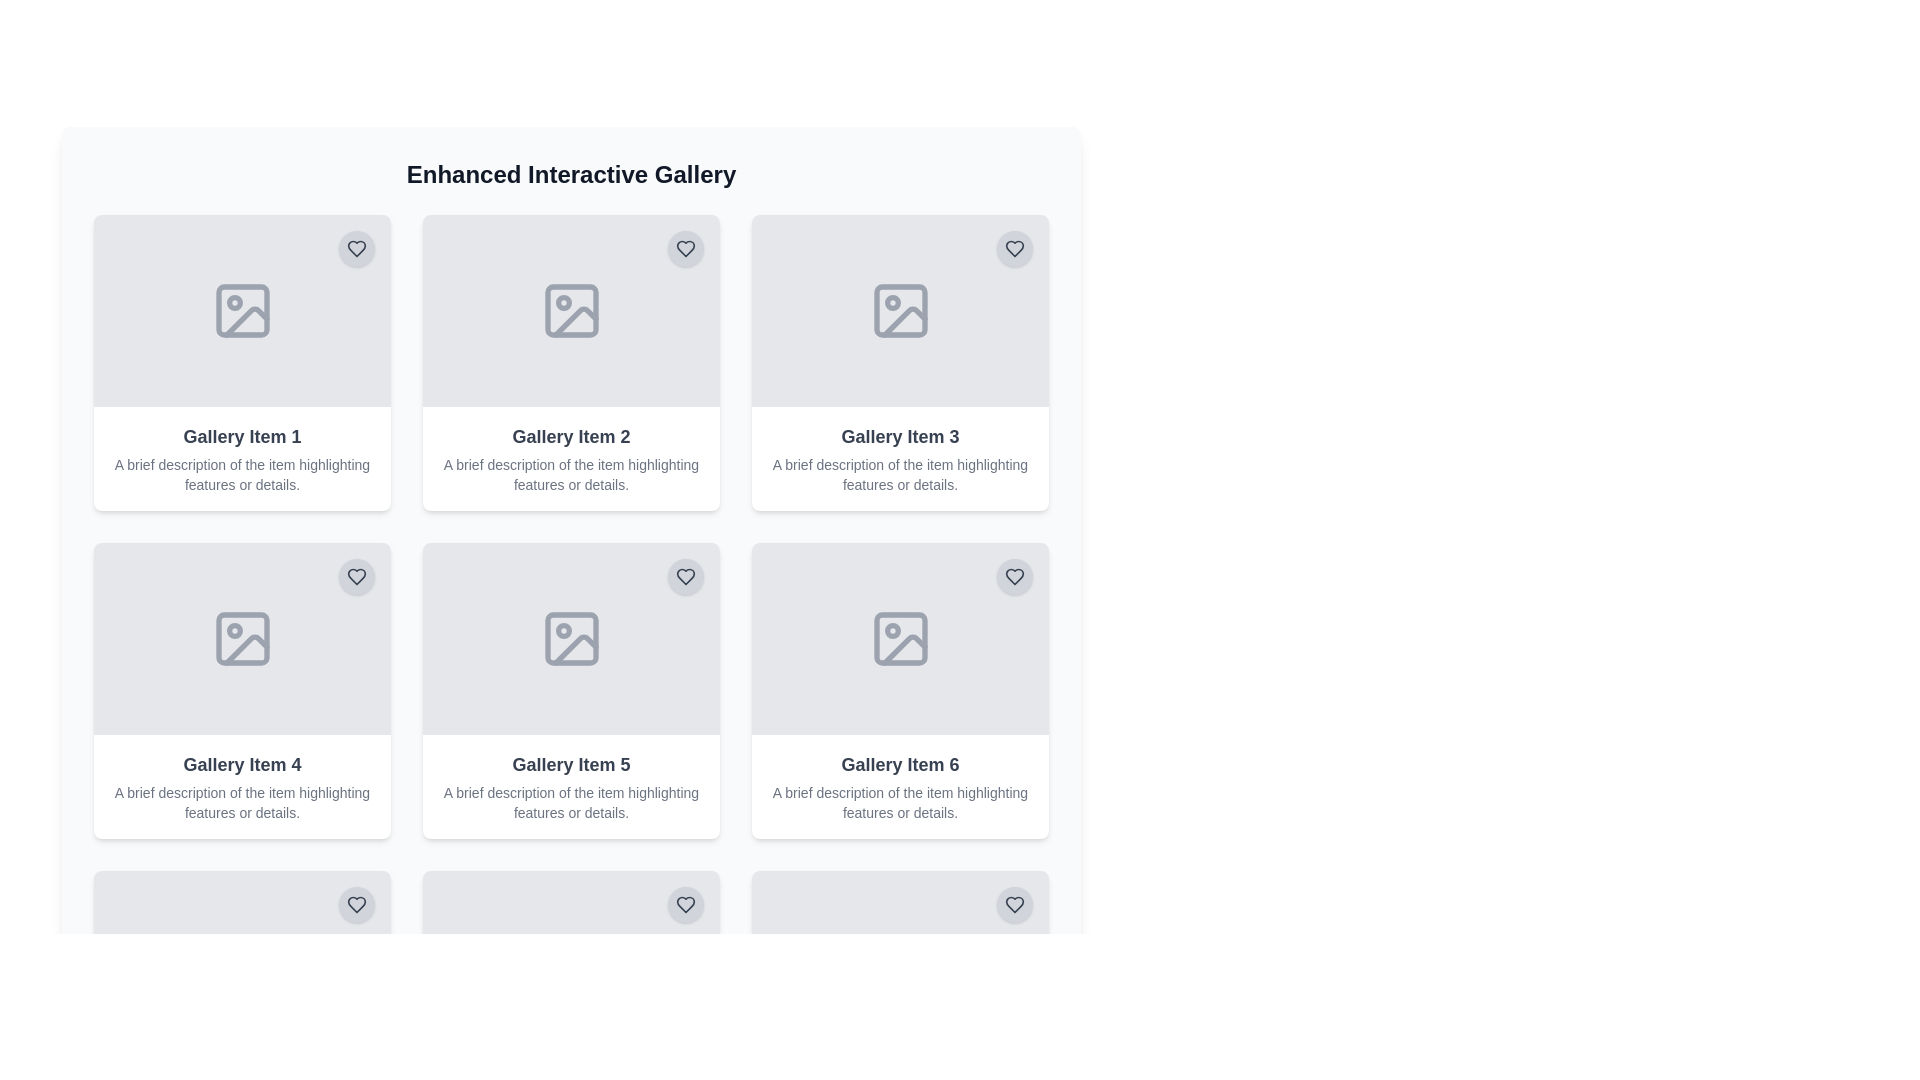 The height and width of the screenshot is (1080, 1920). Describe the element at coordinates (241, 785) in the screenshot. I see `the Card element titled 'Gallery Item 4' located in the first column of the third row in the grid layout` at that location.